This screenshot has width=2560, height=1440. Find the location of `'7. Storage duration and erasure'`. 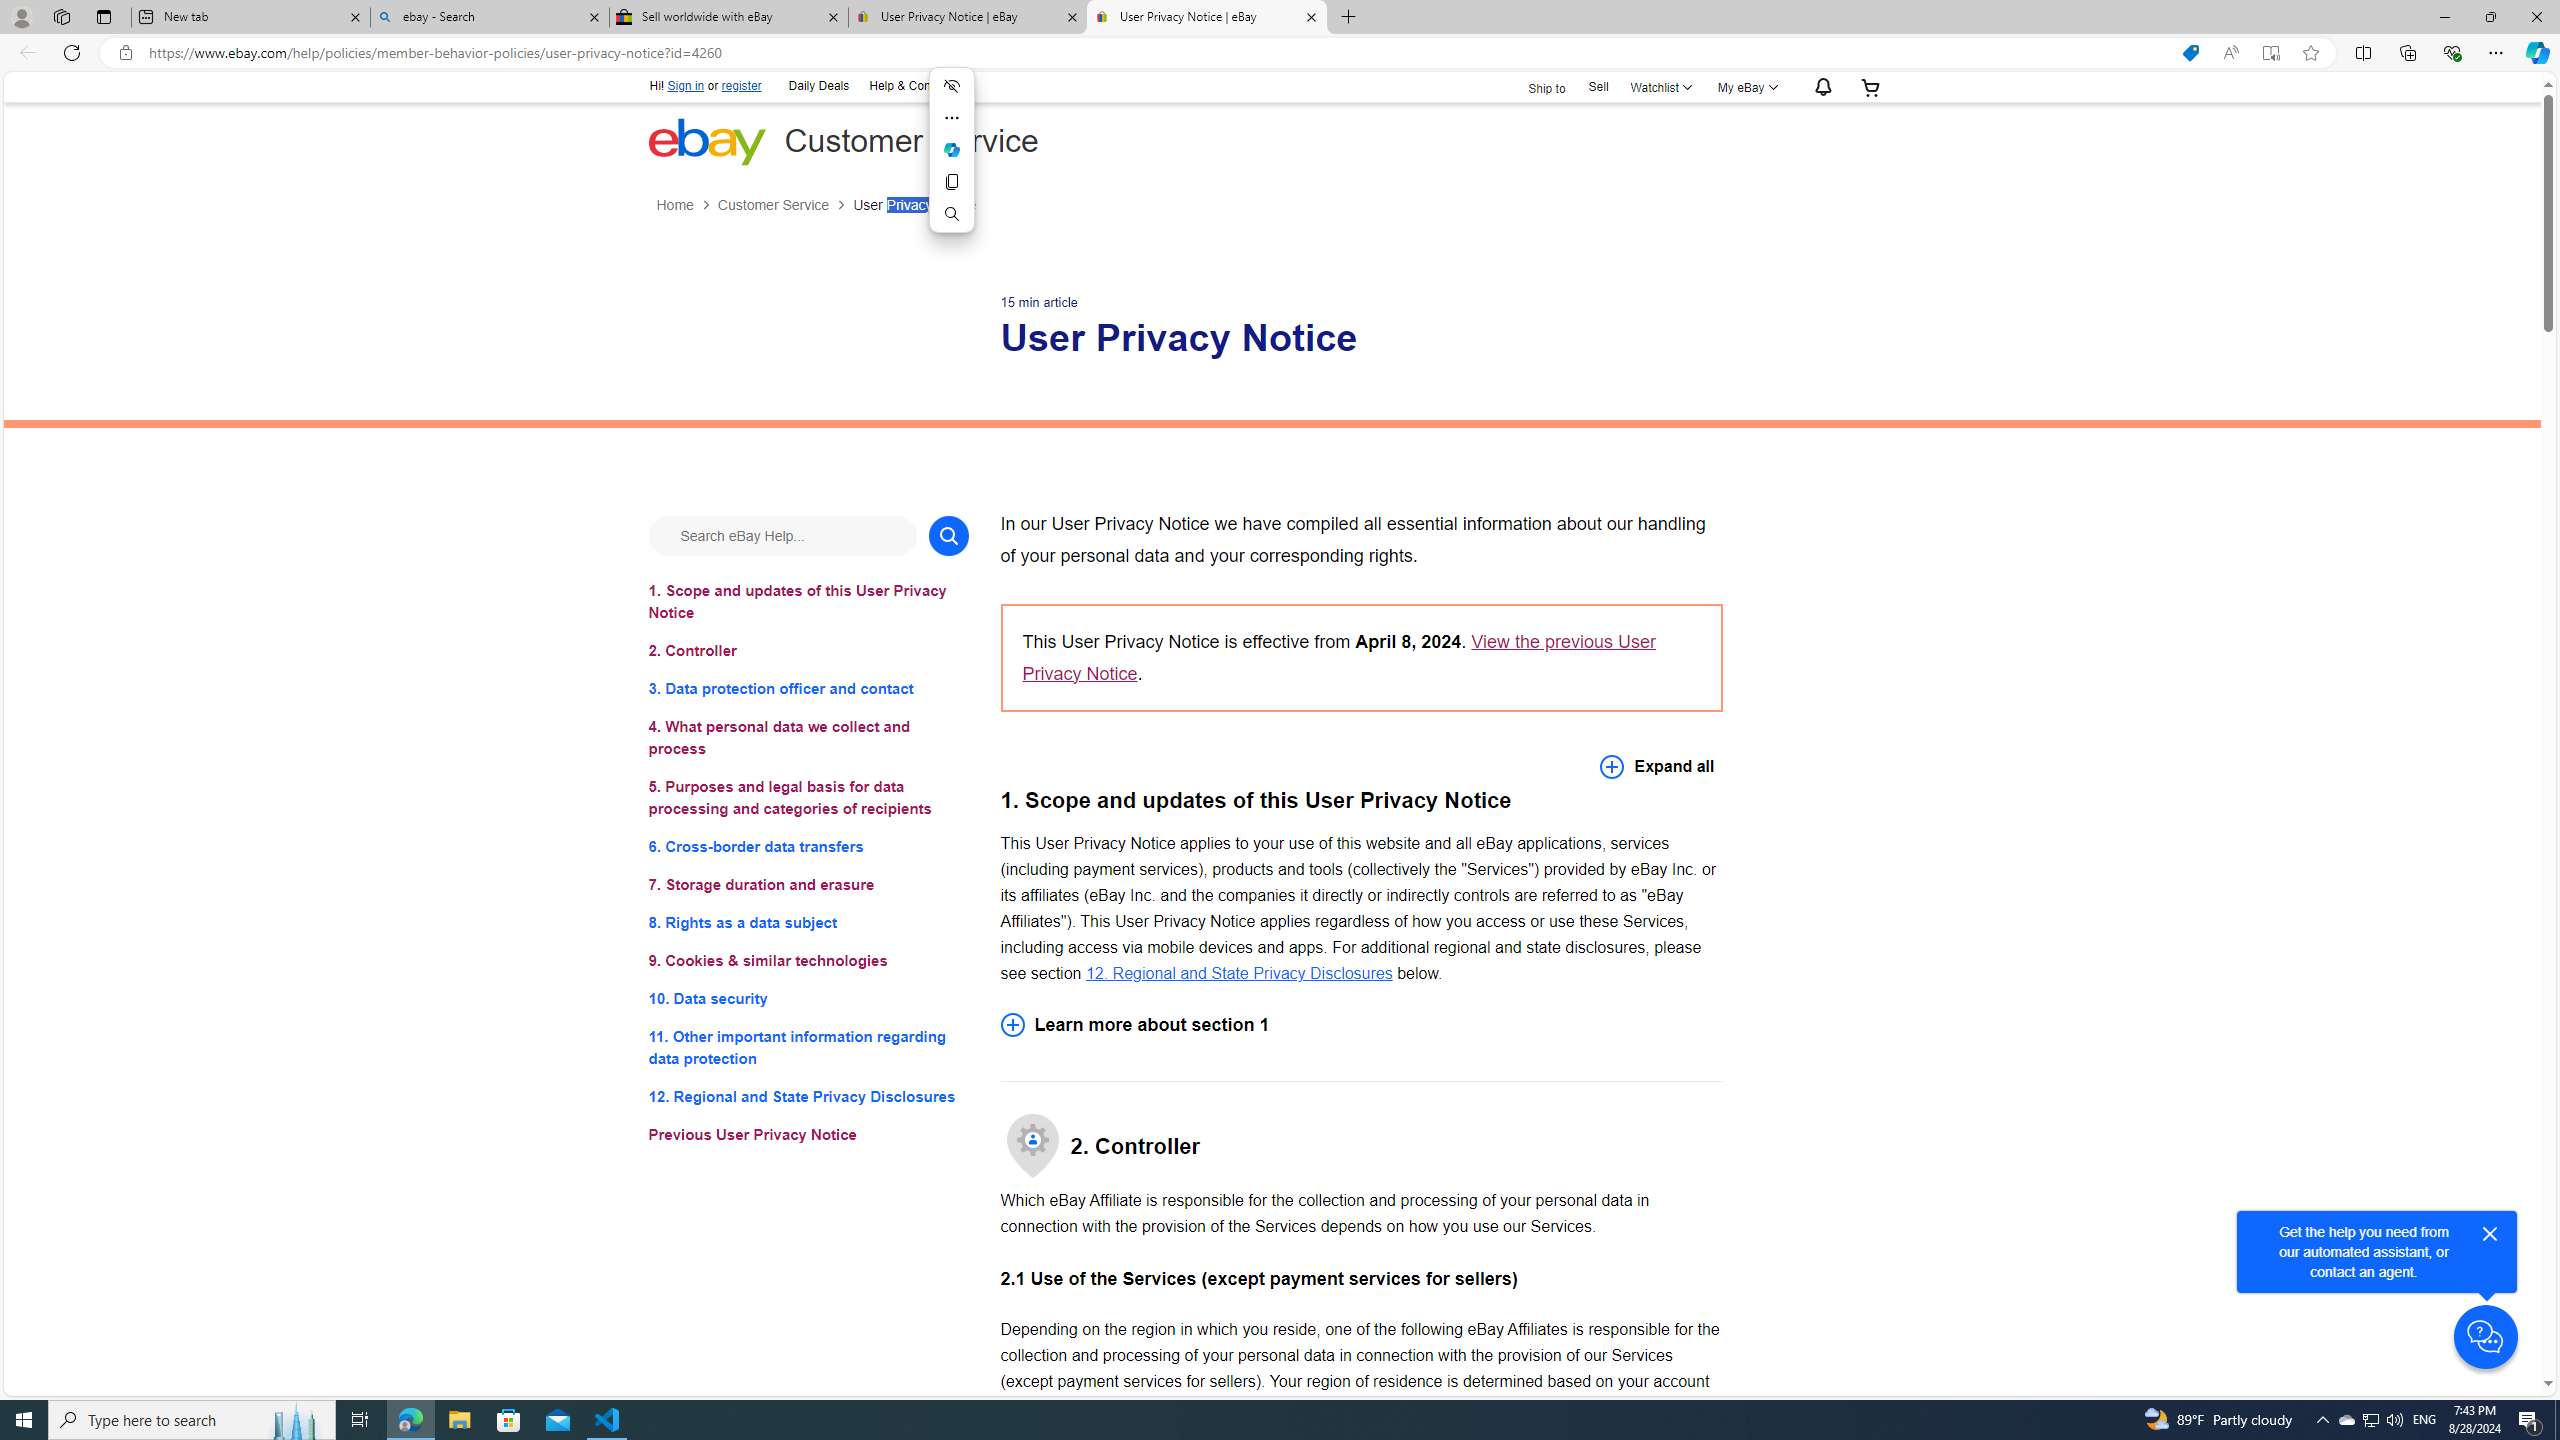

'7. Storage duration and erasure' is located at coordinates (807, 884).